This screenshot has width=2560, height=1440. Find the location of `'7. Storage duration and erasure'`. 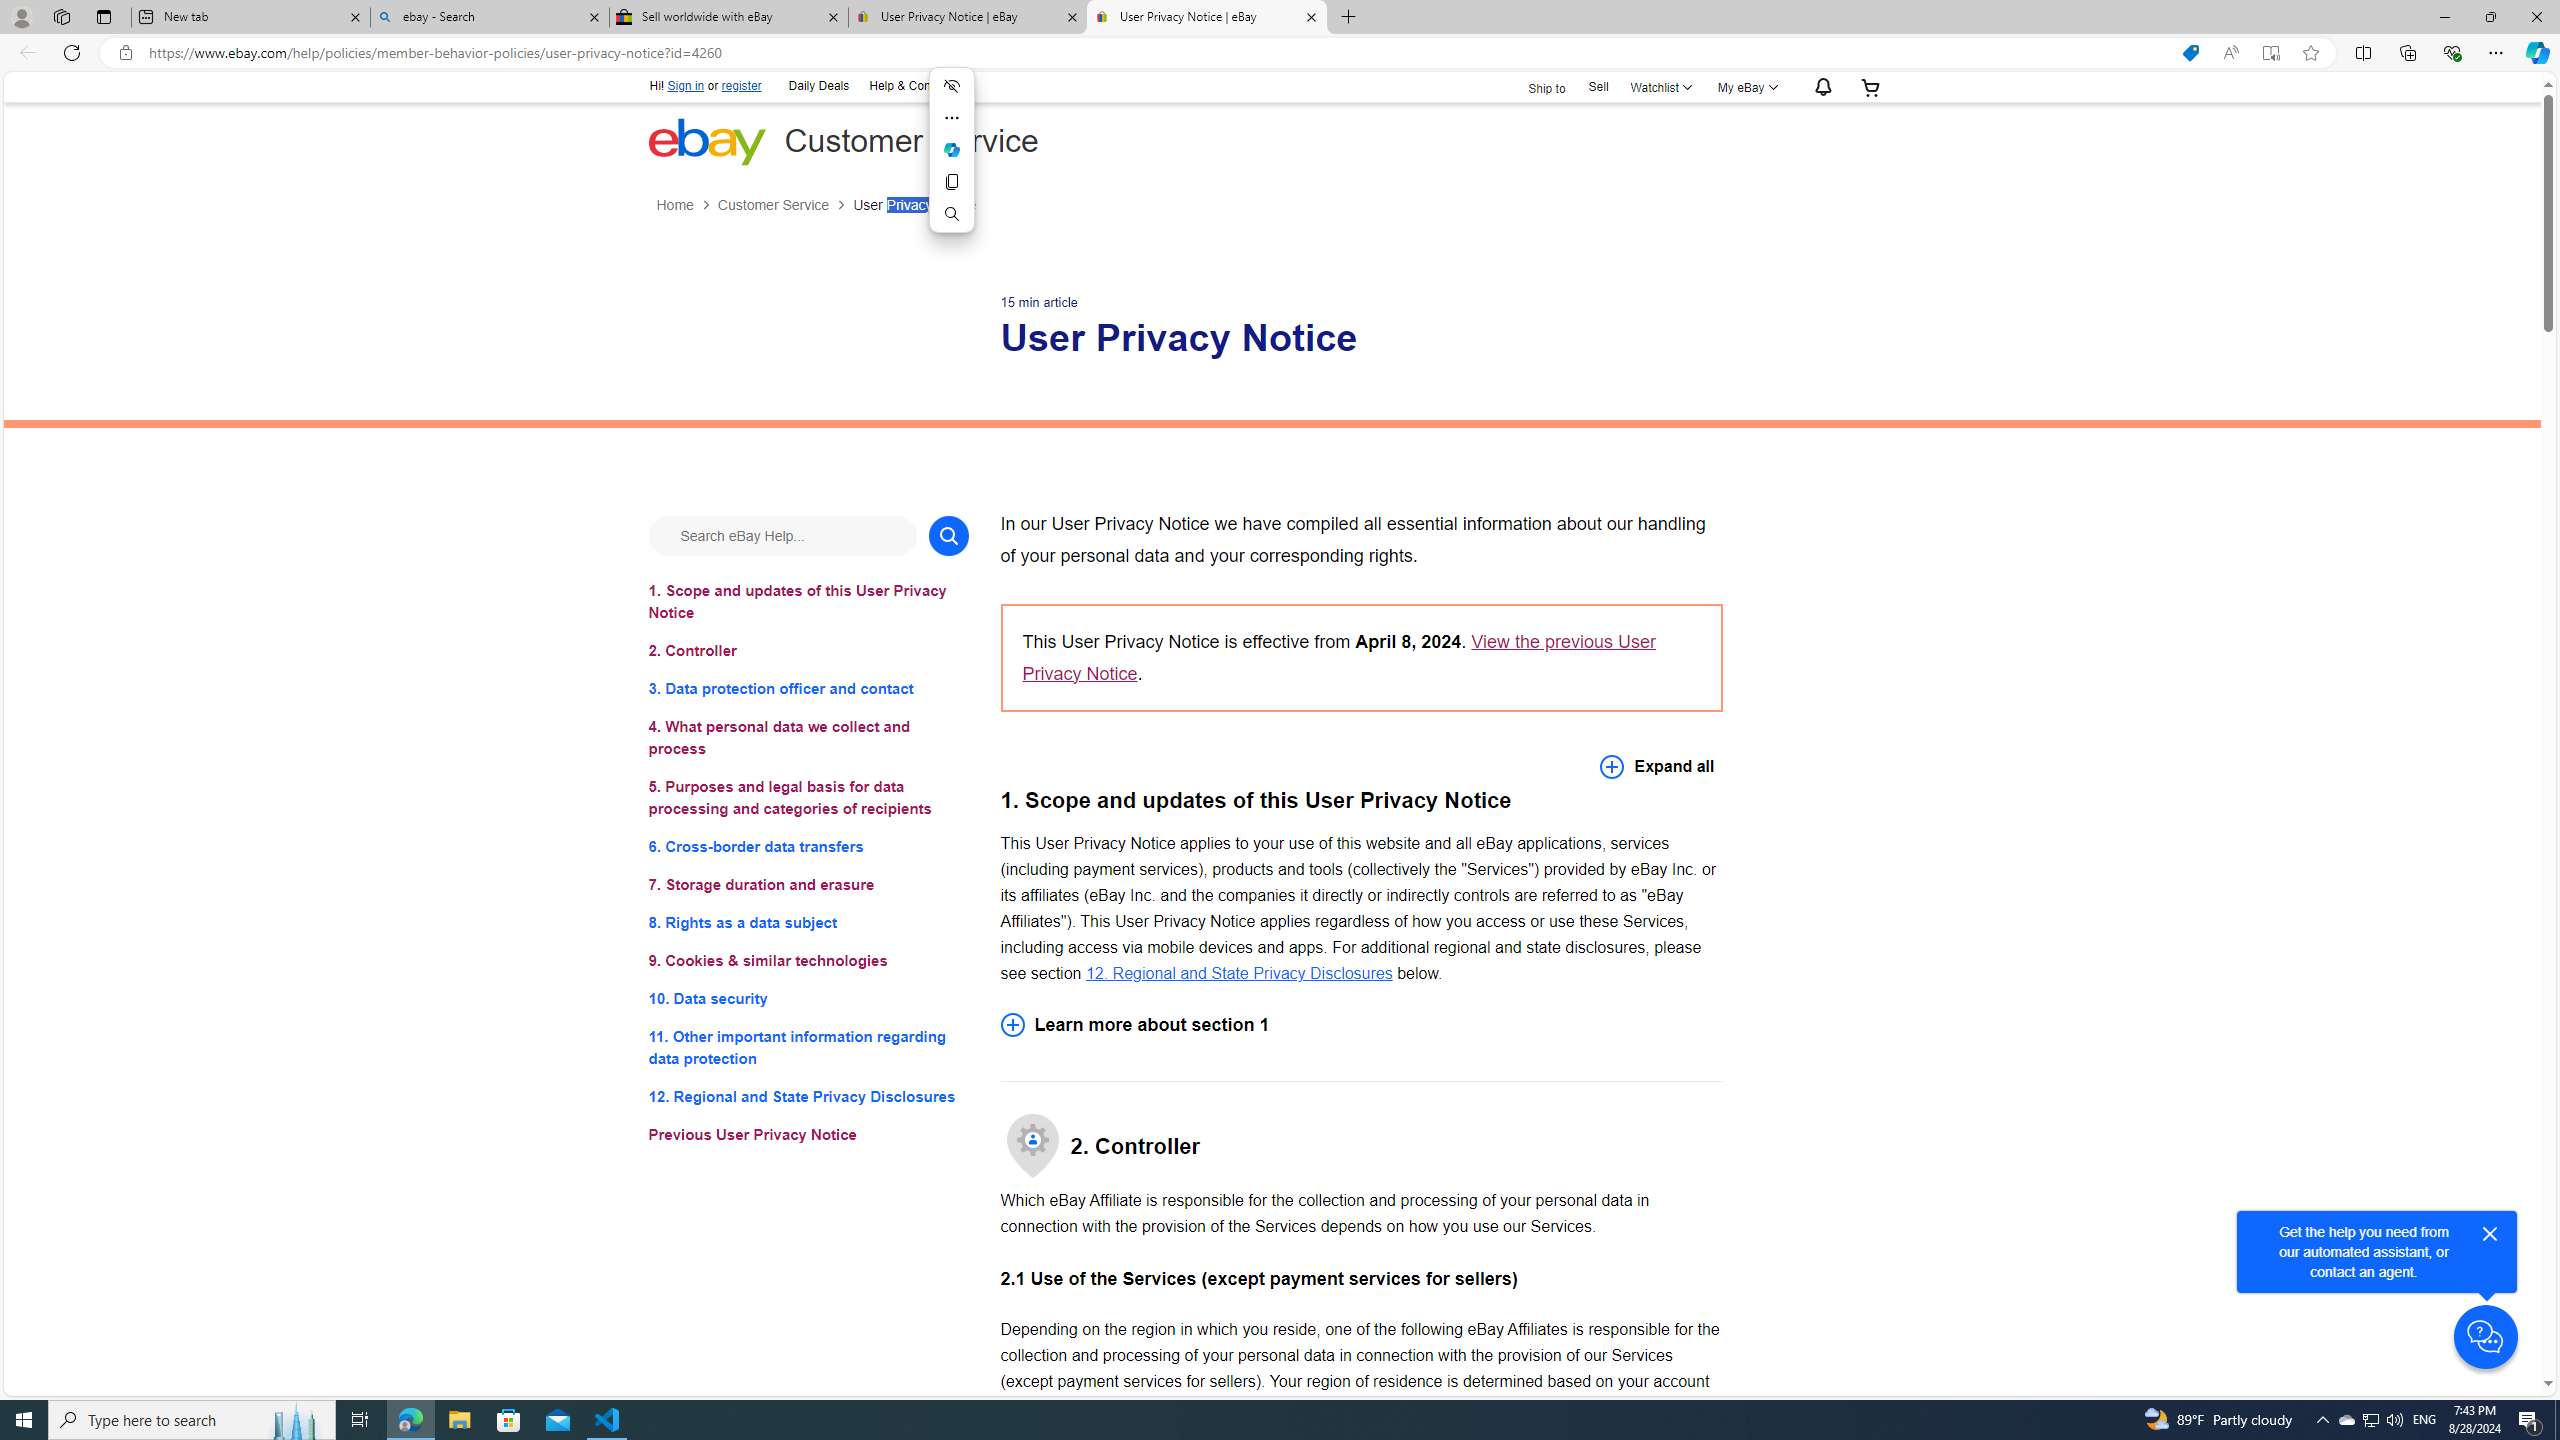

'7. Storage duration and erasure' is located at coordinates (807, 884).